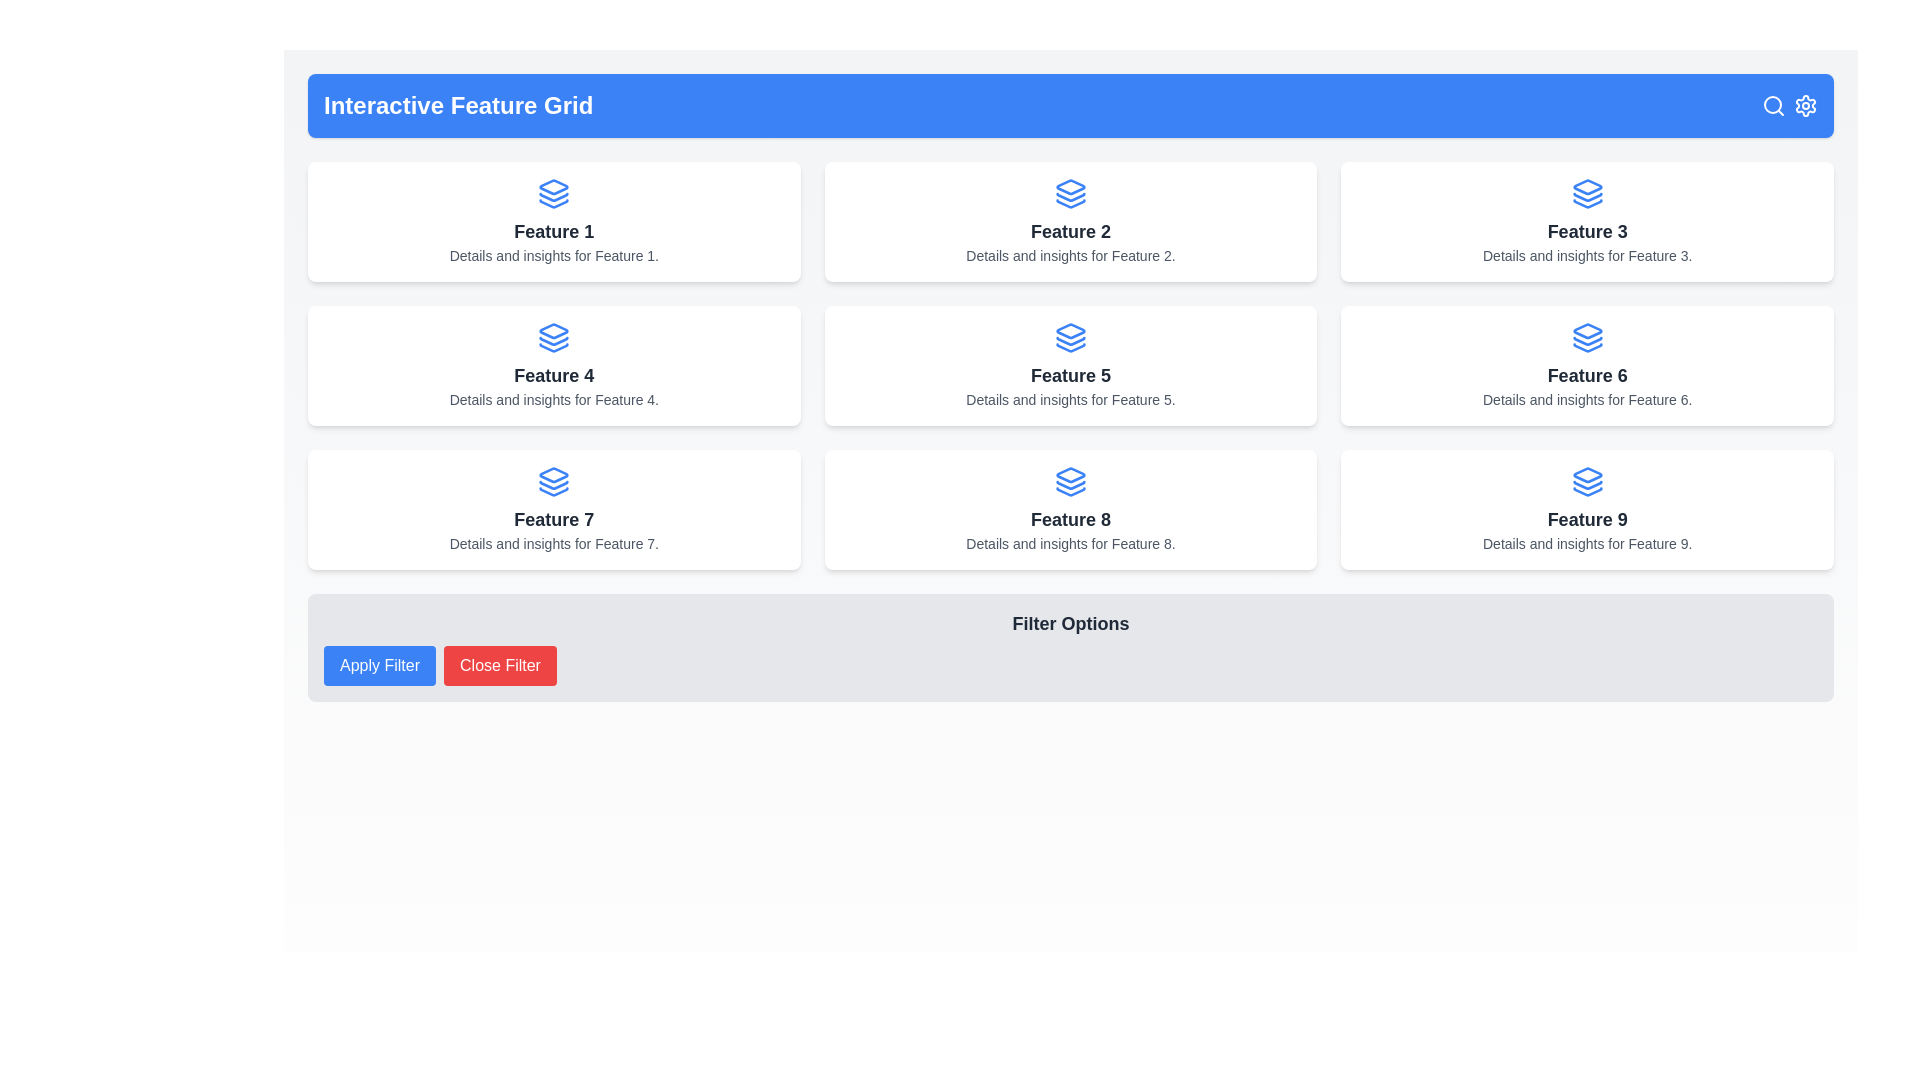 This screenshot has height=1080, width=1920. What do you see at coordinates (1069, 254) in the screenshot?
I see `the text label reading 'Details and insights for Feature 2.' located beneath the bold title 'Feature 2' in the second column of the first row in the grid layout` at bounding box center [1069, 254].